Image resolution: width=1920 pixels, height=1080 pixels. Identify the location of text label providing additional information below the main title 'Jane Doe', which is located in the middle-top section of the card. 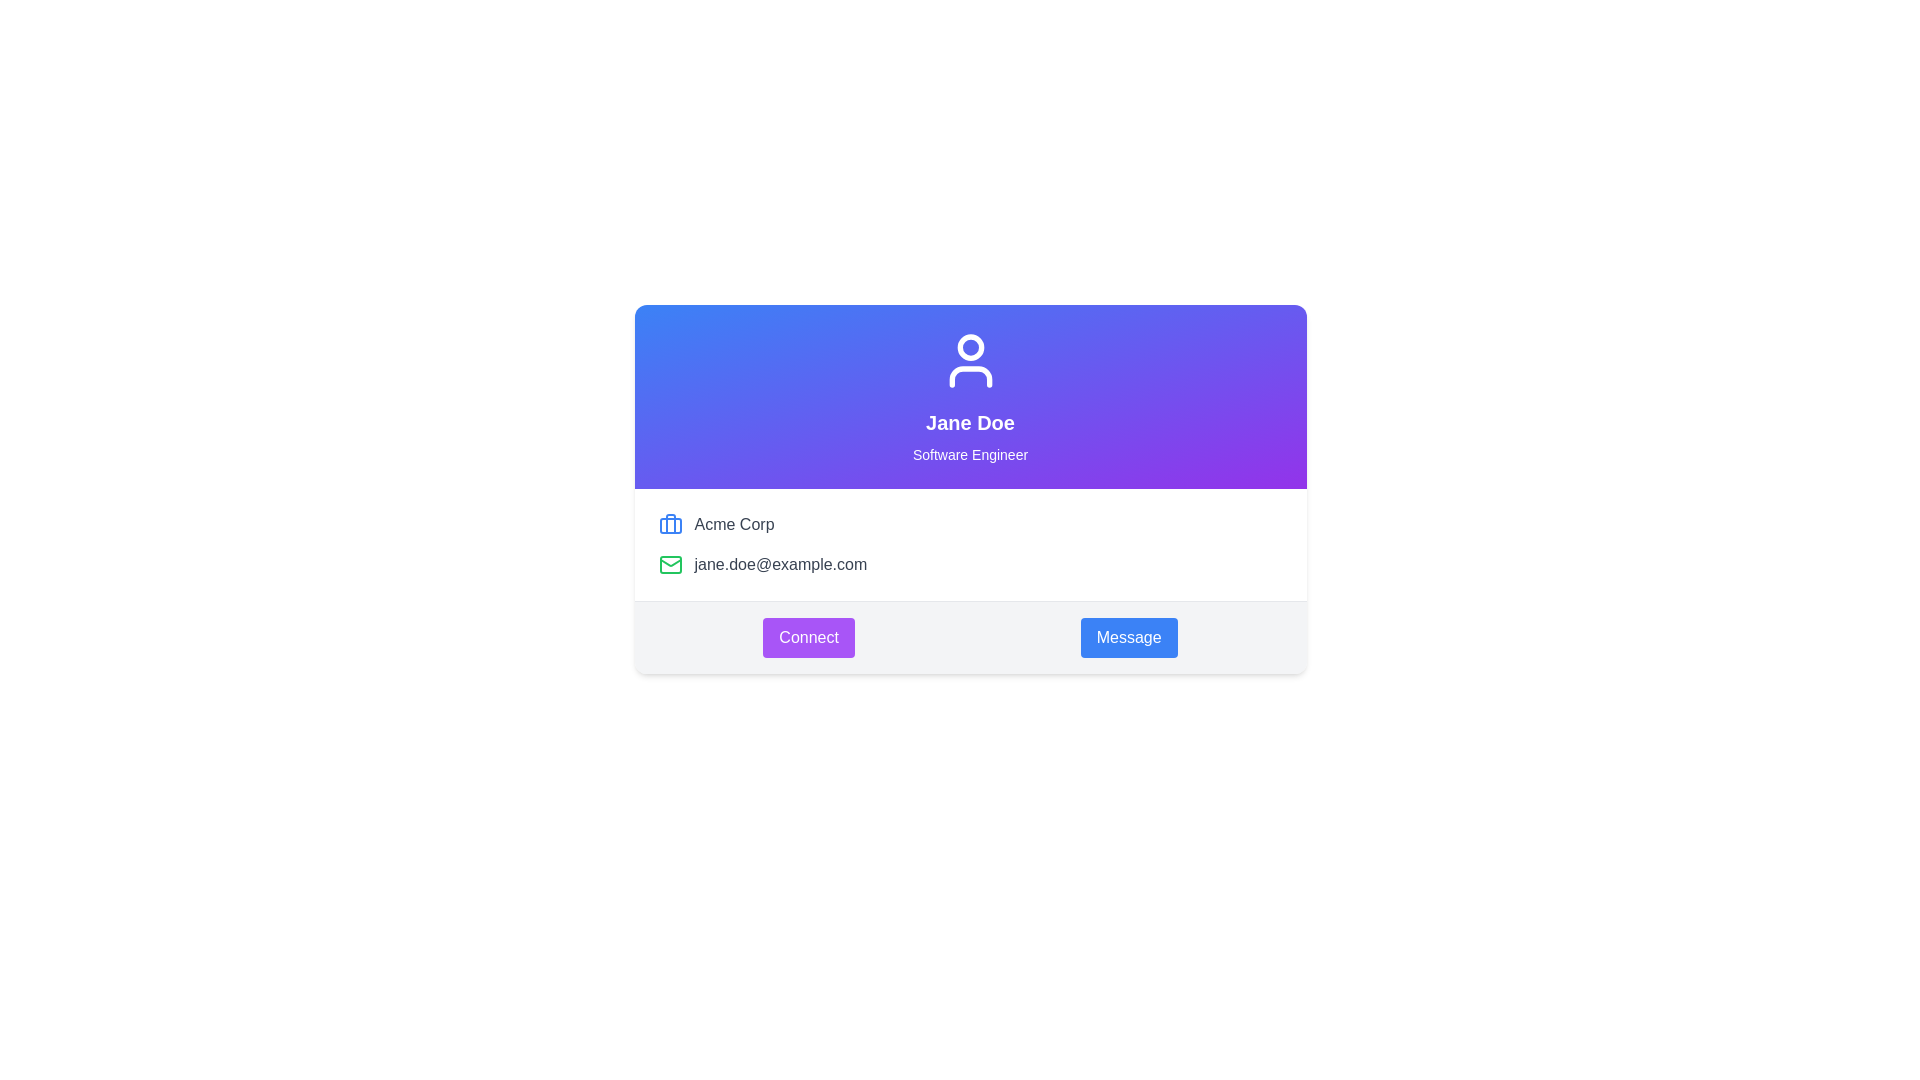
(970, 455).